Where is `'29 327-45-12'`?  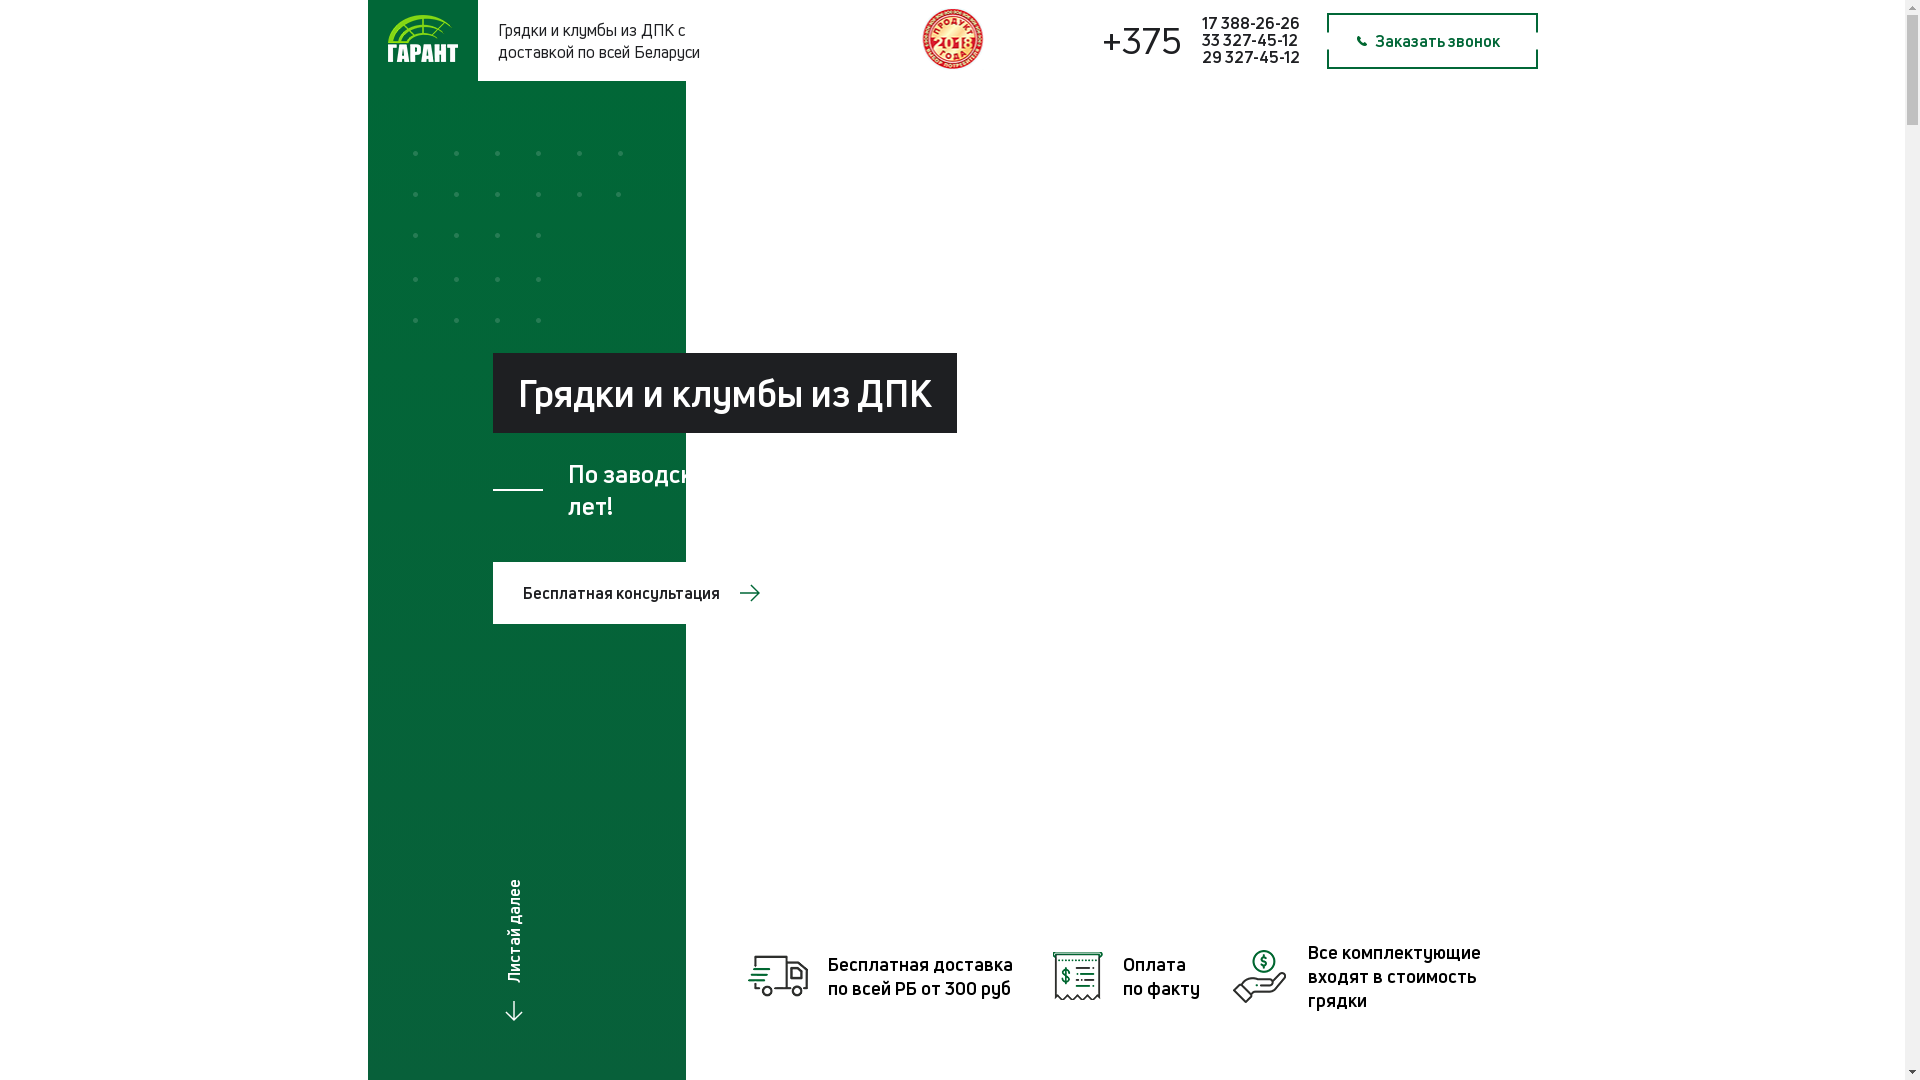
'29 327-45-12' is located at coordinates (1200, 56).